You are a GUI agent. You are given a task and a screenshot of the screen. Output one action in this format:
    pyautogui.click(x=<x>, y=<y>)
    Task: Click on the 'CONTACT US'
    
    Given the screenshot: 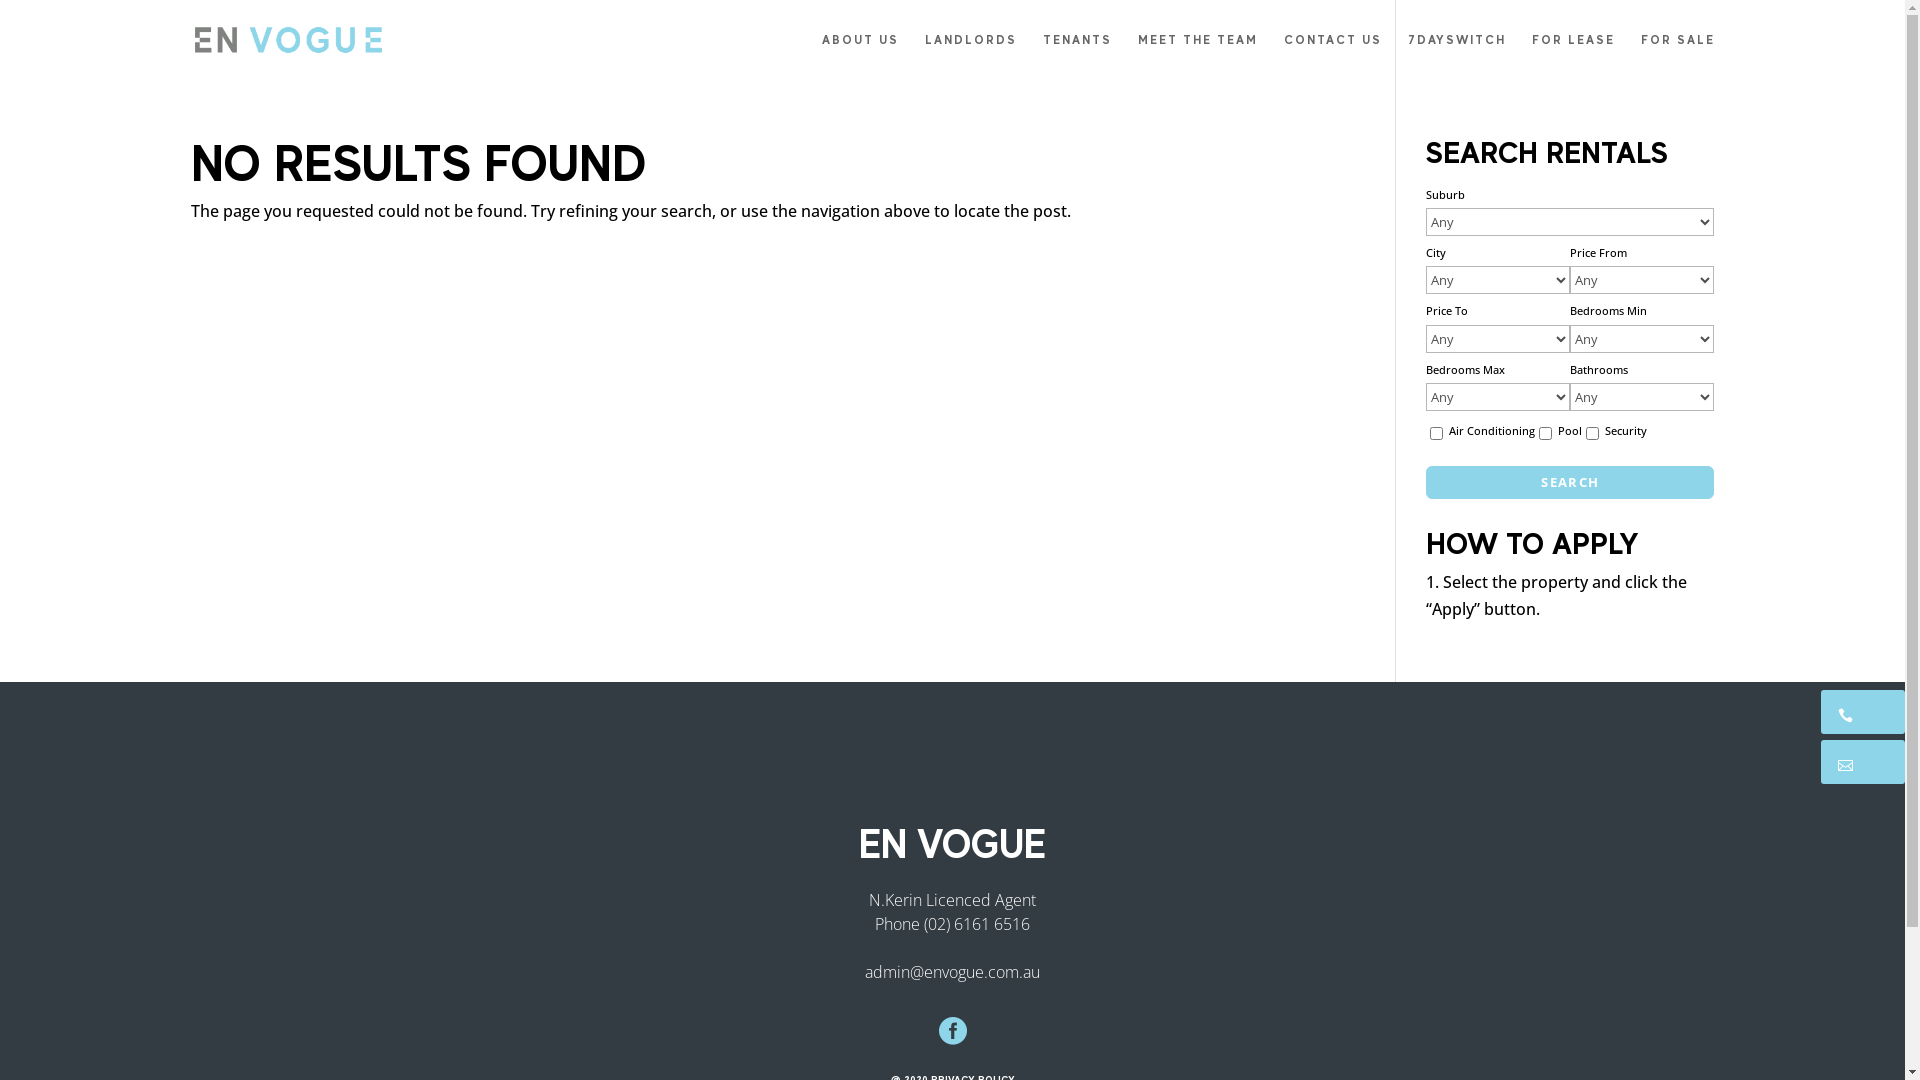 What is the action you would take?
    pyautogui.click(x=1283, y=55)
    